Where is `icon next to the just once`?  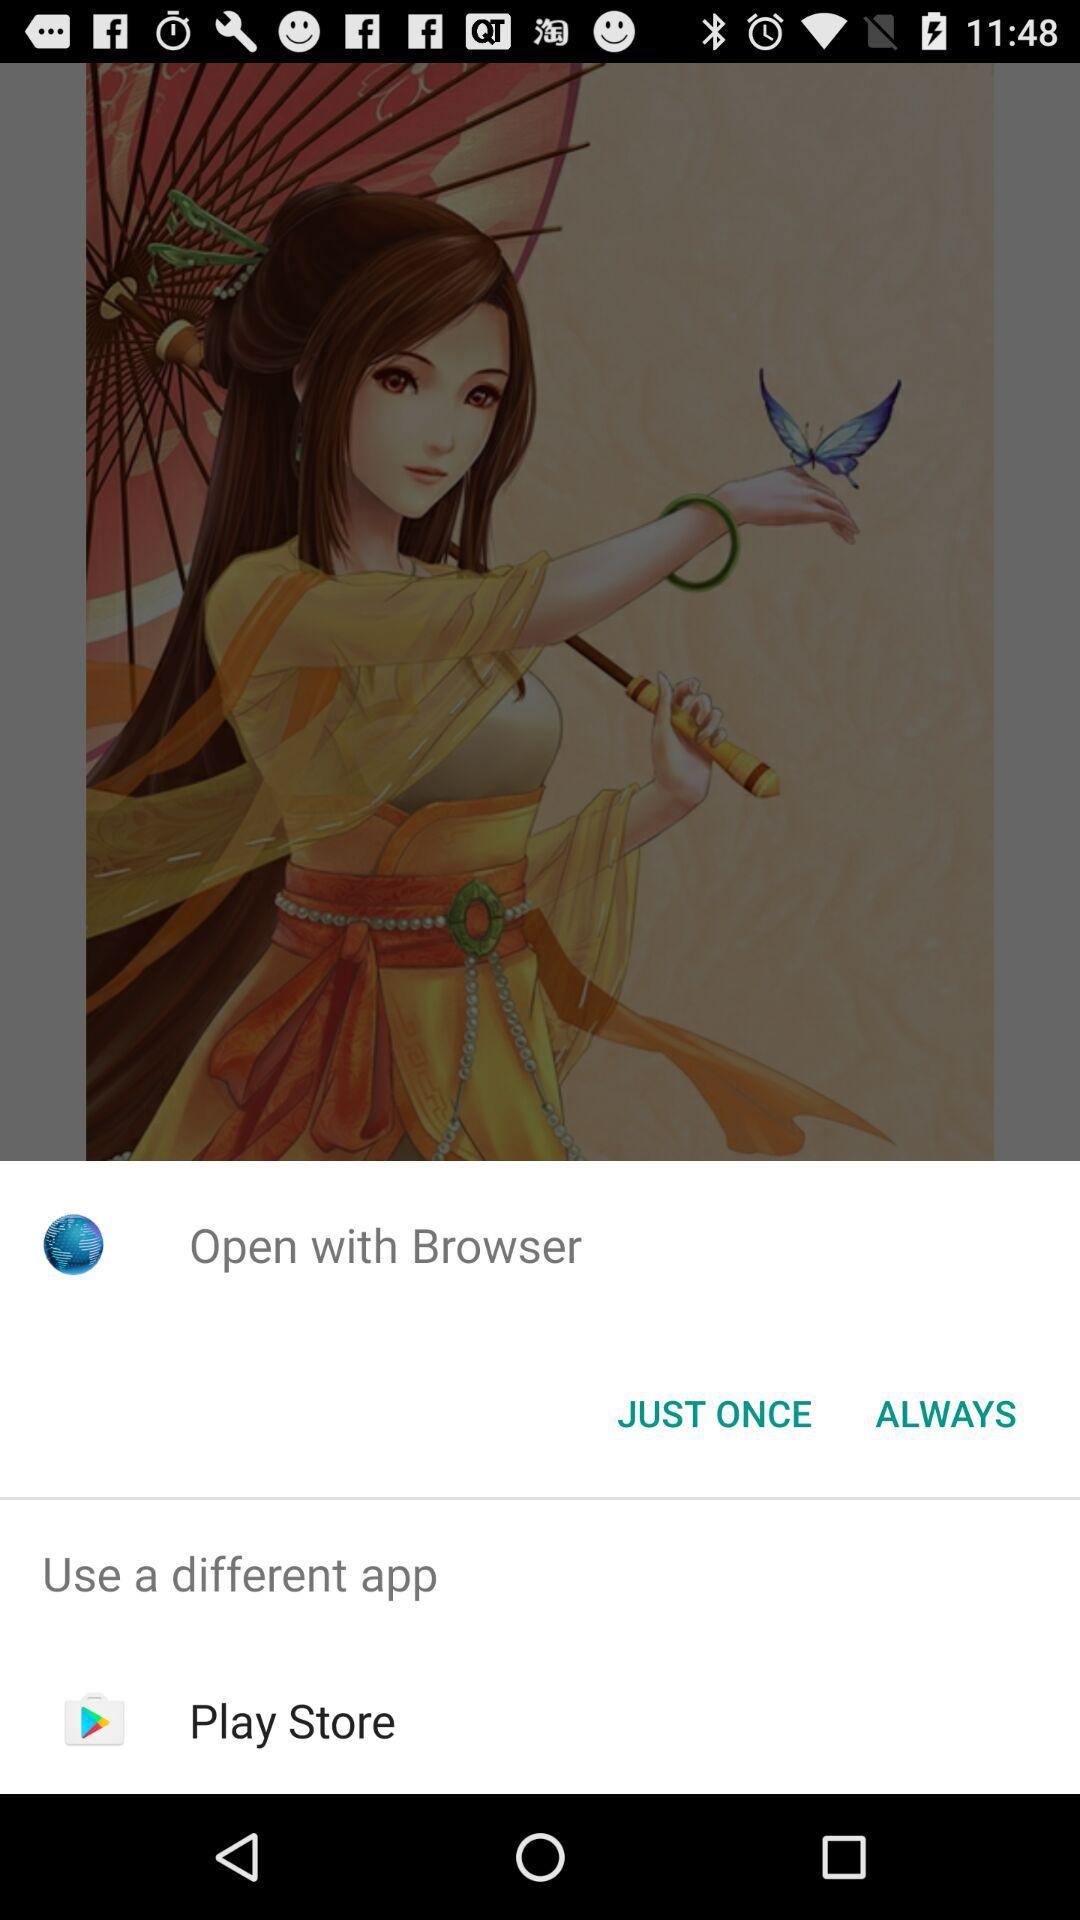
icon next to the just once is located at coordinates (945, 1411).